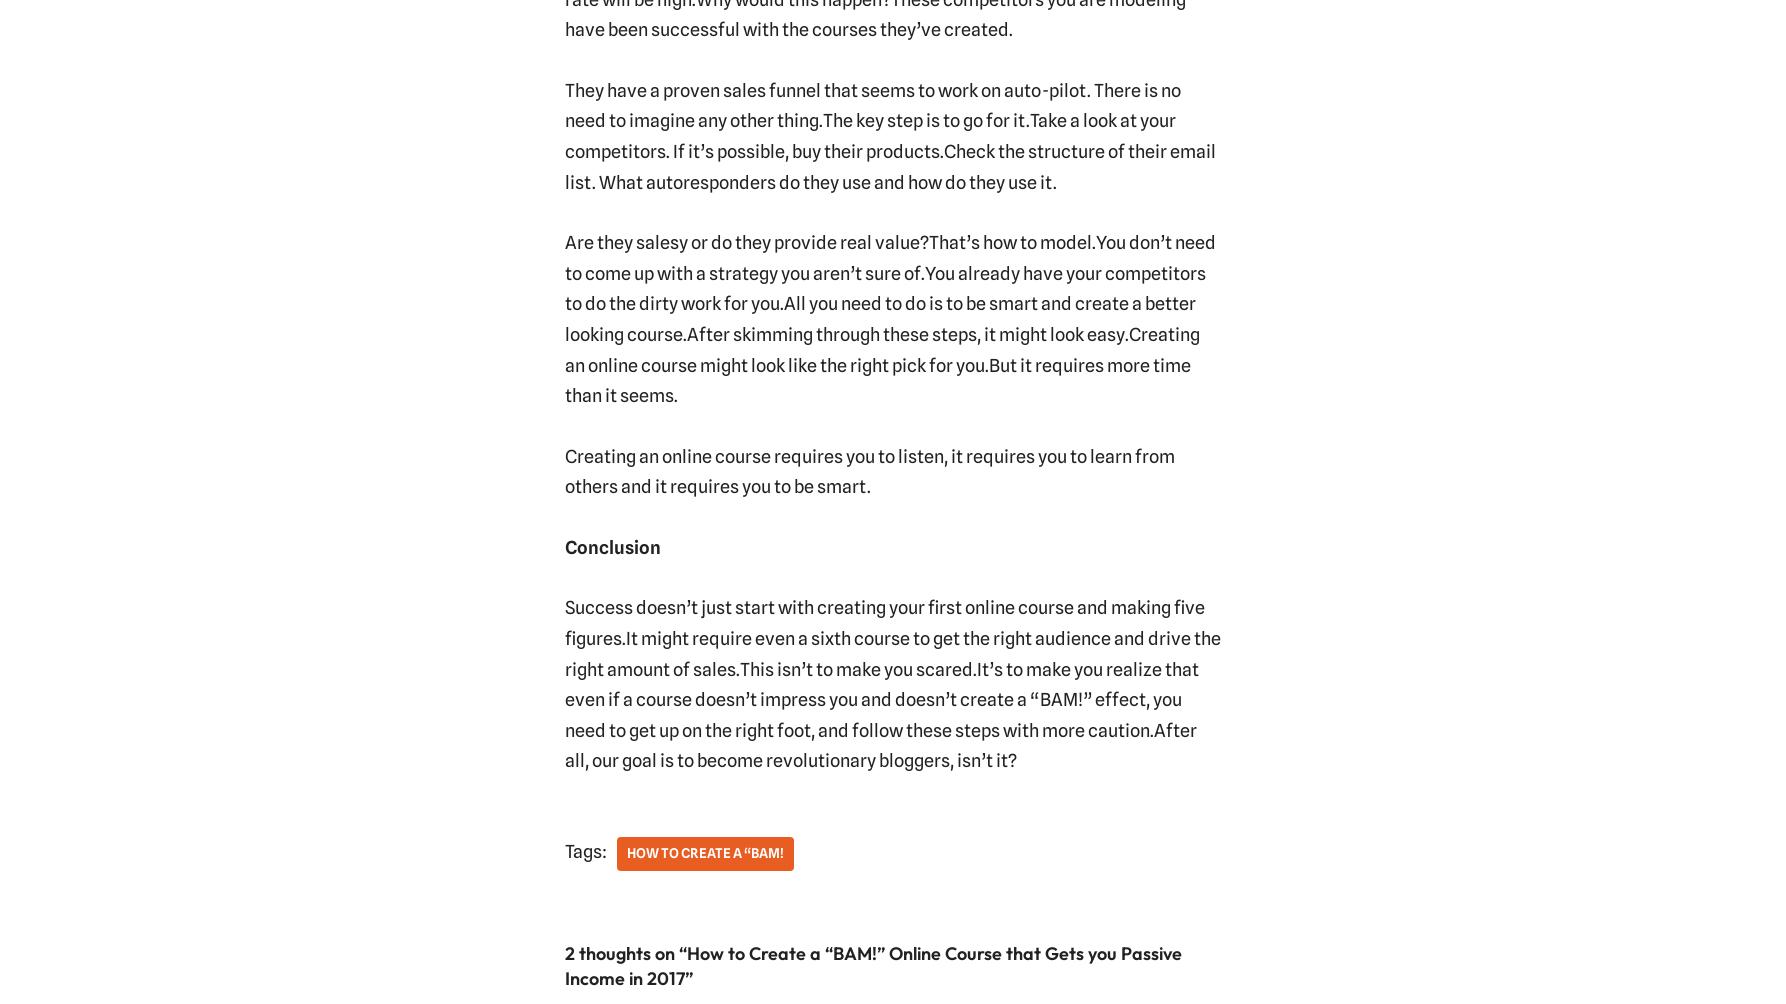 The width and height of the screenshot is (1786, 1004). What do you see at coordinates (583, 851) in the screenshot?
I see `'Tags:'` at bounding box center [583, 851].